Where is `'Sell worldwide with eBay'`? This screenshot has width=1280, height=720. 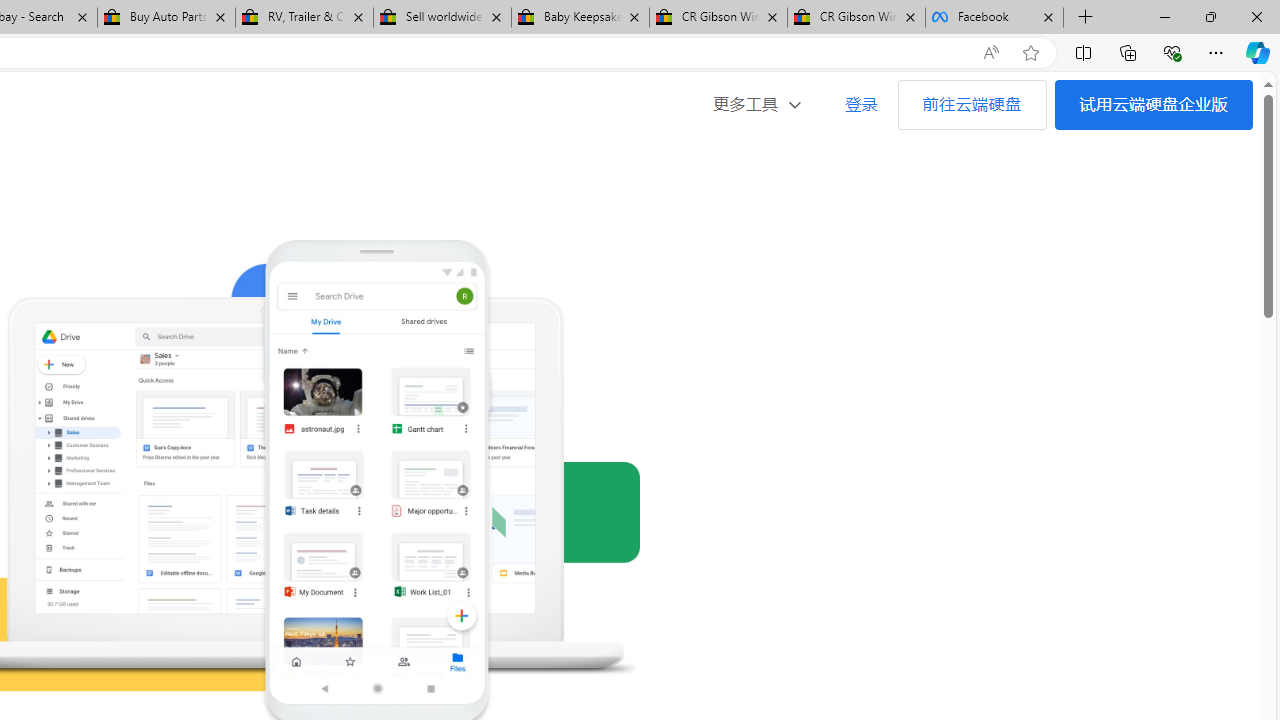
'Sell worldwide with eBay' is located at coordinates (441, 17).